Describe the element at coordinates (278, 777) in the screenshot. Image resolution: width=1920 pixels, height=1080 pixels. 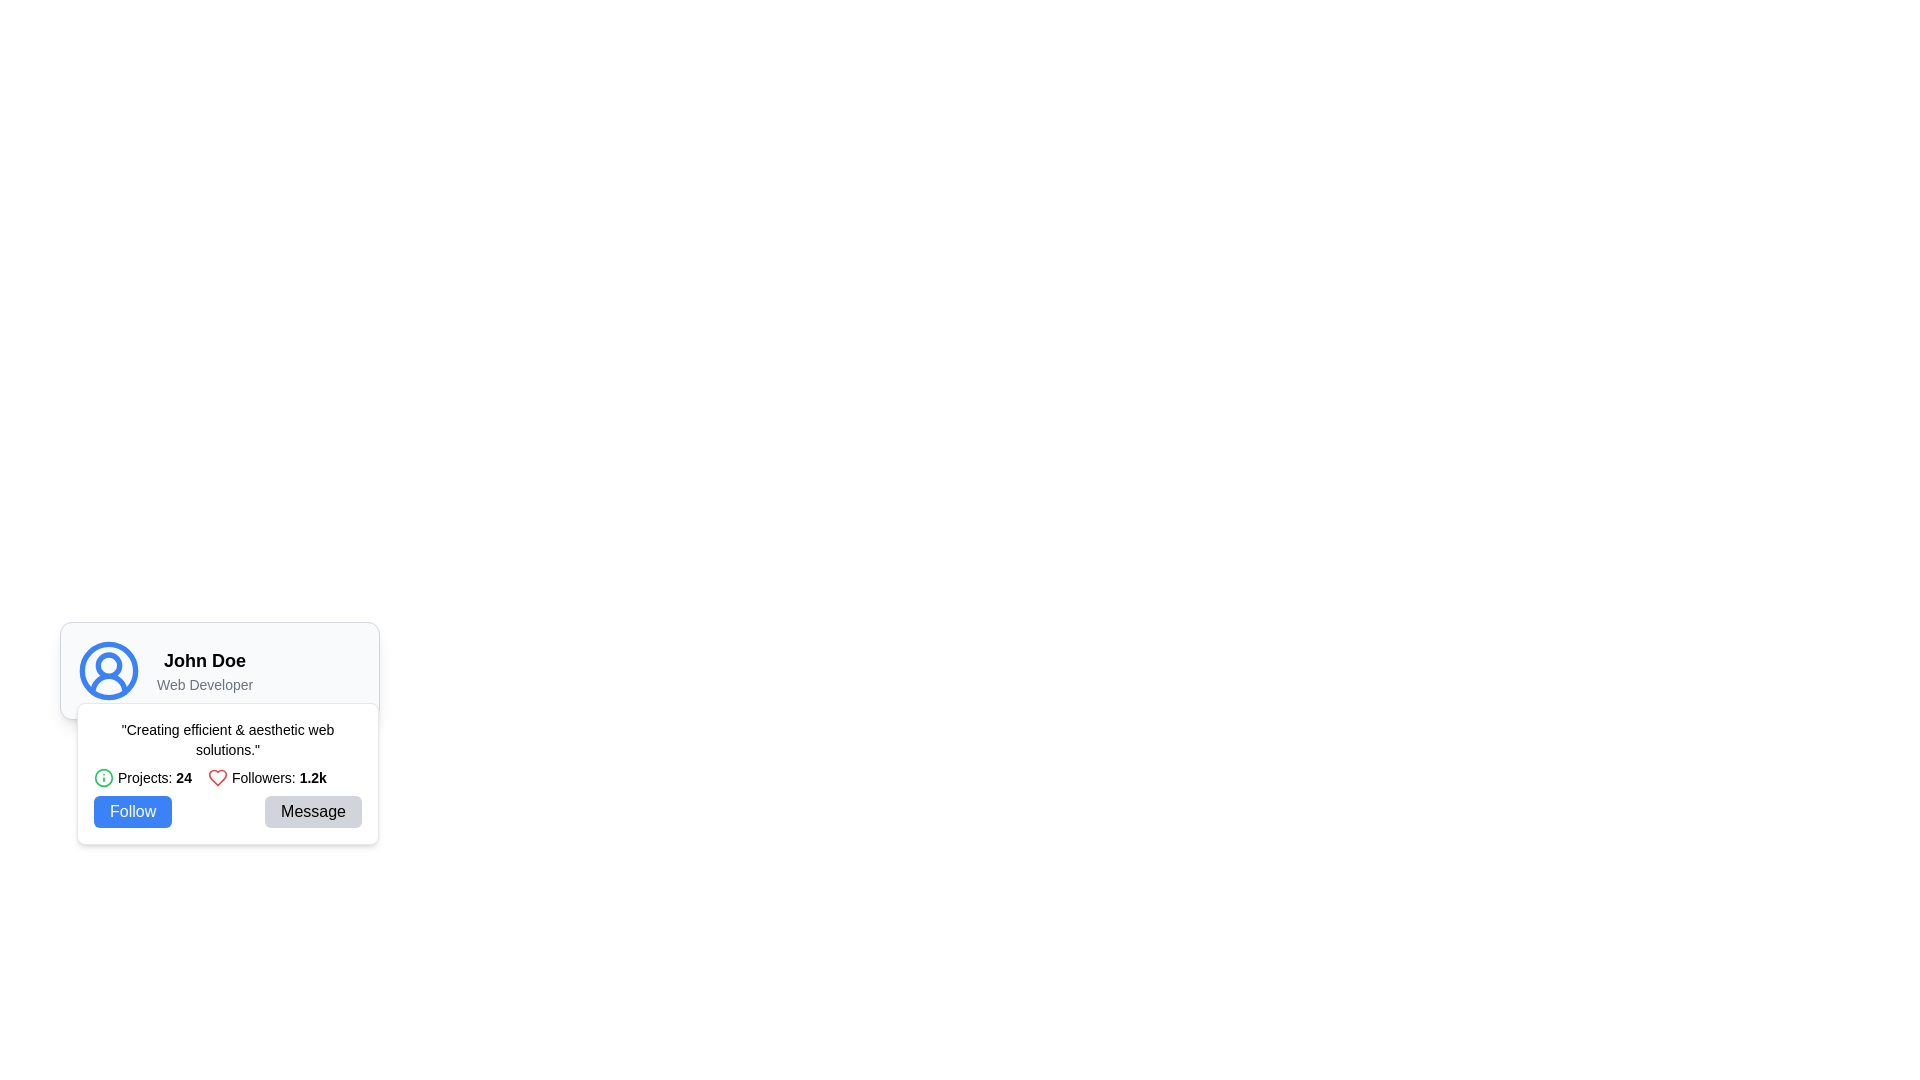
I see `the textual label displaying 'Followers: 1.2k', which is located to the right of the red heart icon in the lower part of the profile card` at that location.